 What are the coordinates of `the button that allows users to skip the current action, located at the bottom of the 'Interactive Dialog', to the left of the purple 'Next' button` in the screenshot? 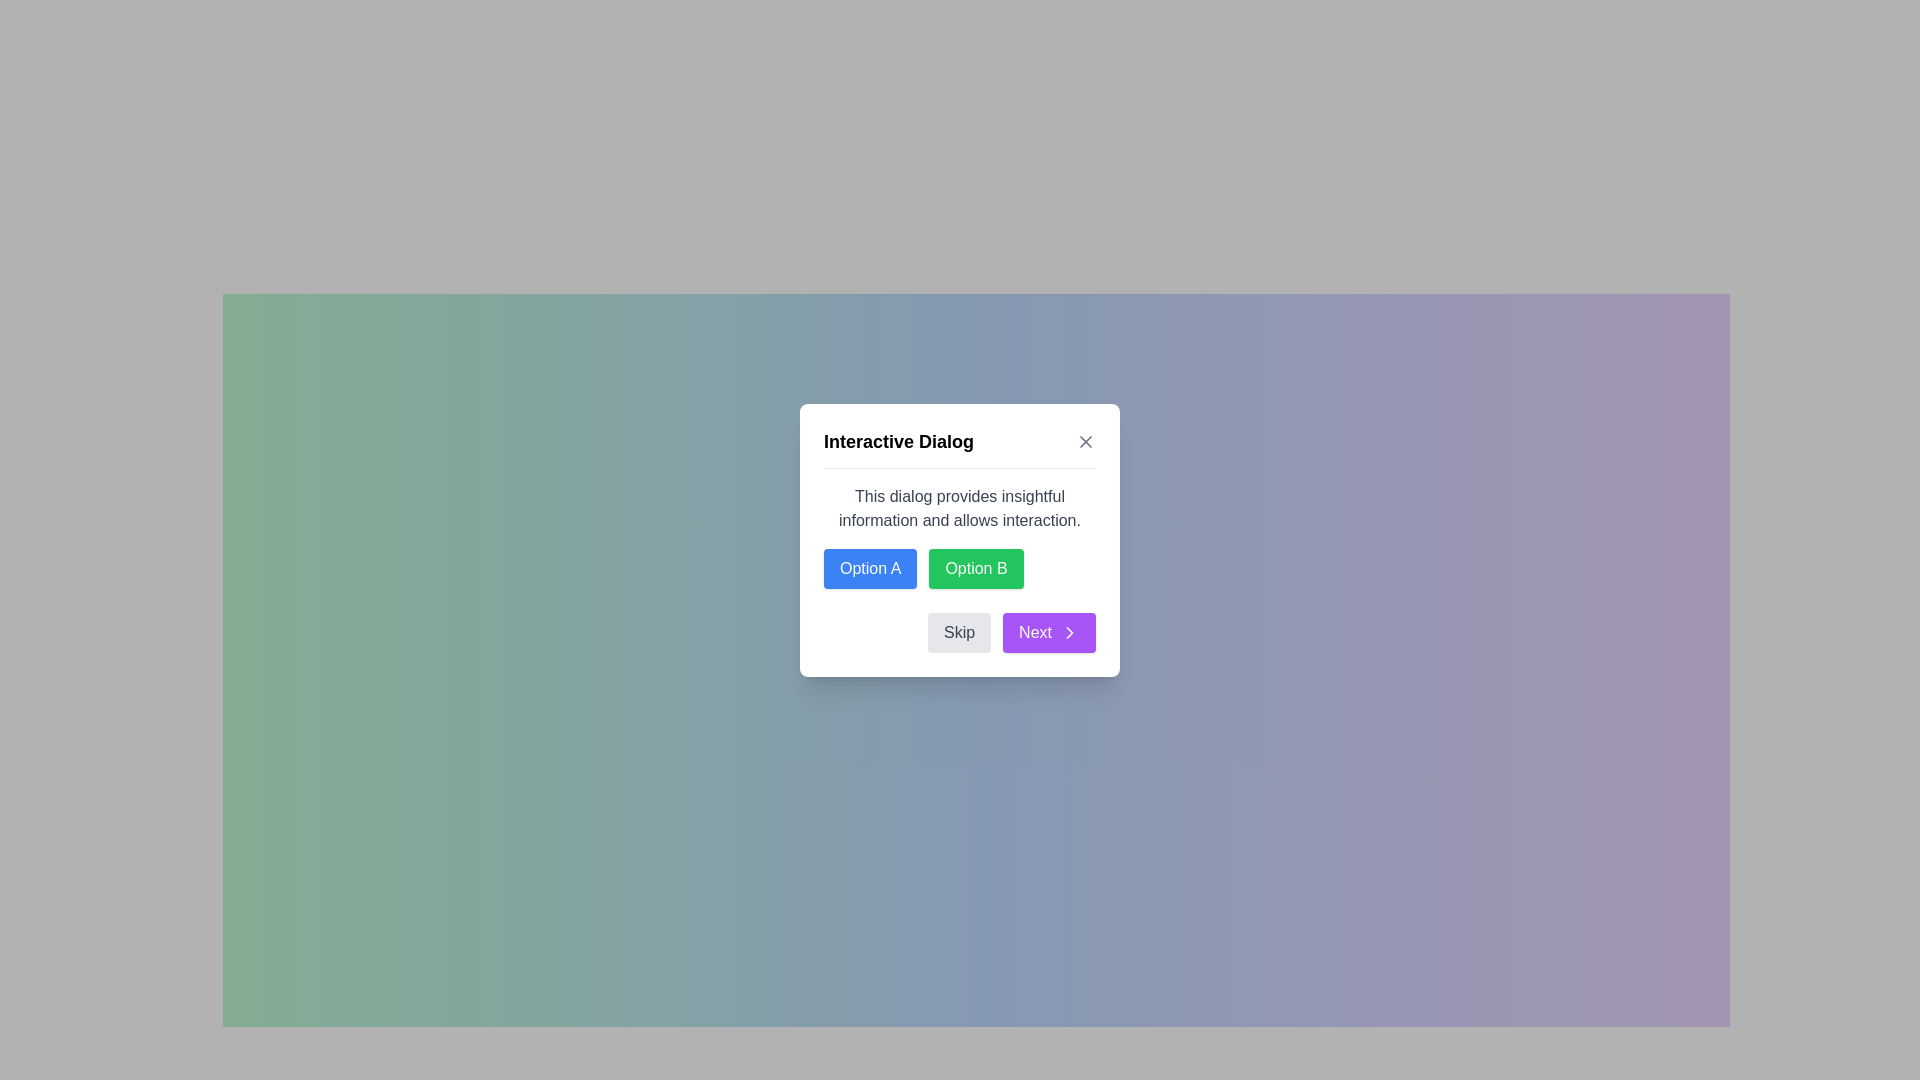 It's located at (960, 632).